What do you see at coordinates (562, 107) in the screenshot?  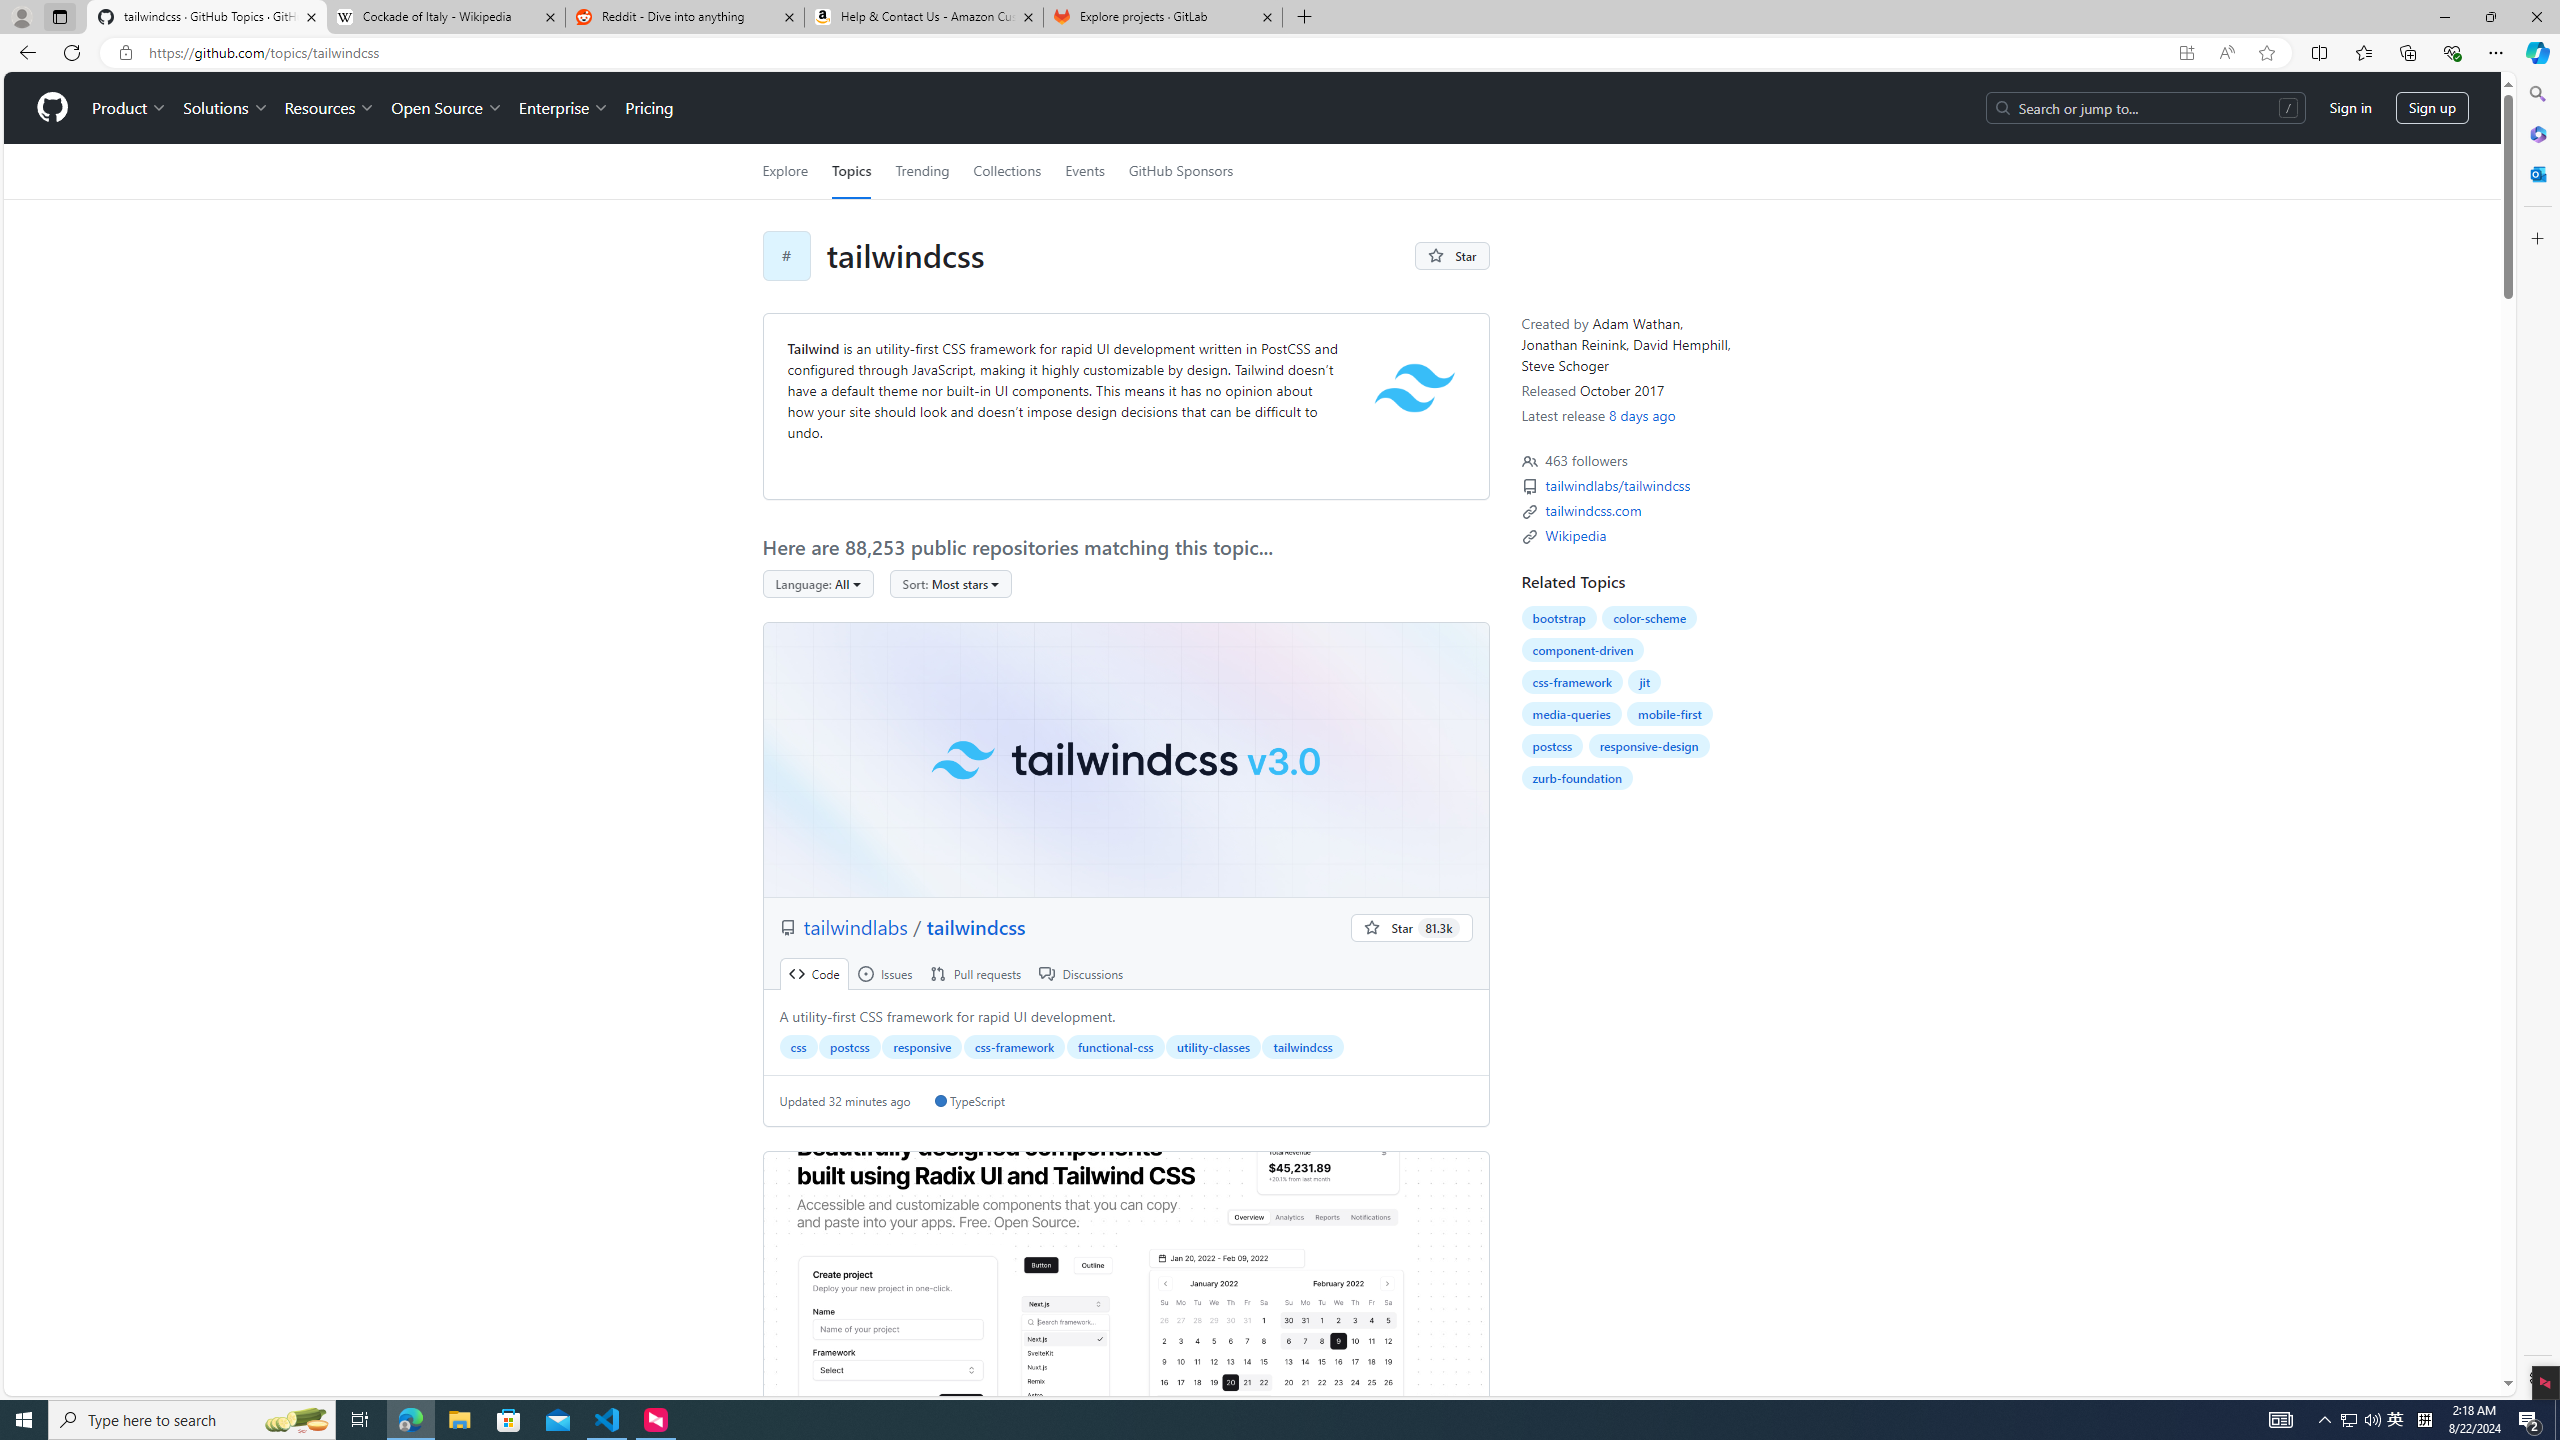 I see `'Enterprise'` at bounding box center [562, 107].